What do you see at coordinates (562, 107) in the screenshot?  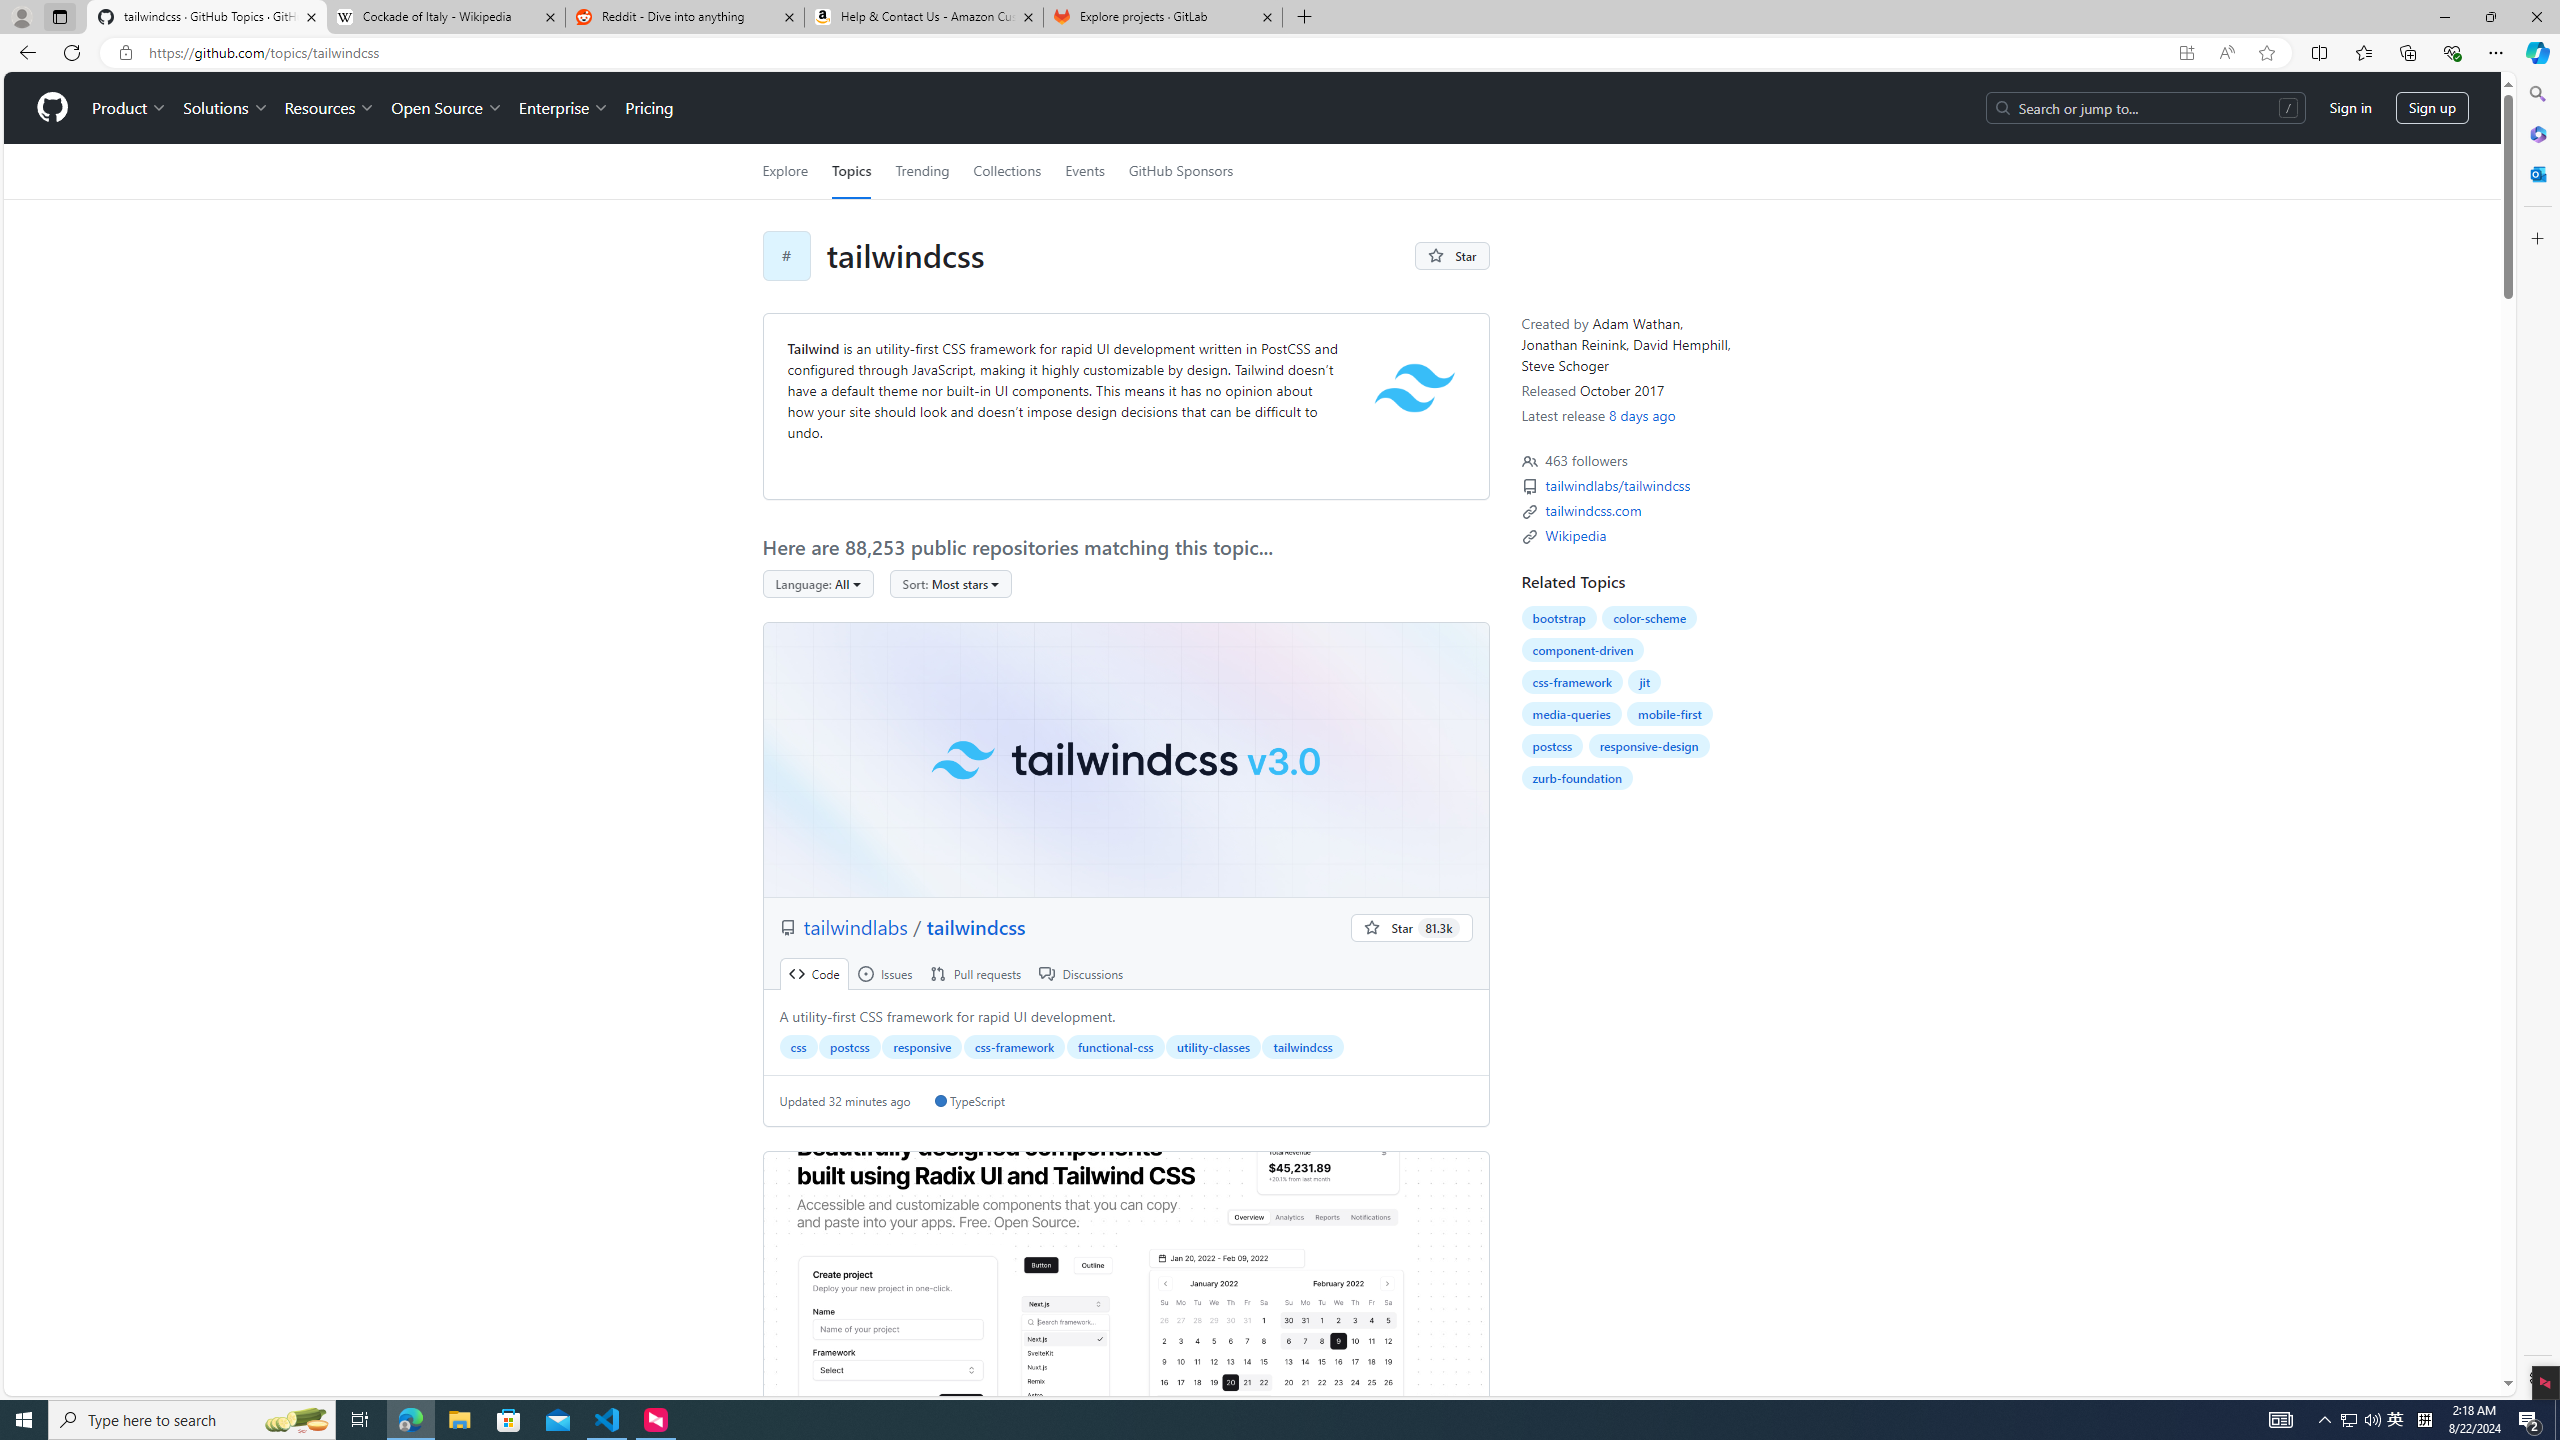 I see `'Enterprise'` at bounding box center [562, 107].